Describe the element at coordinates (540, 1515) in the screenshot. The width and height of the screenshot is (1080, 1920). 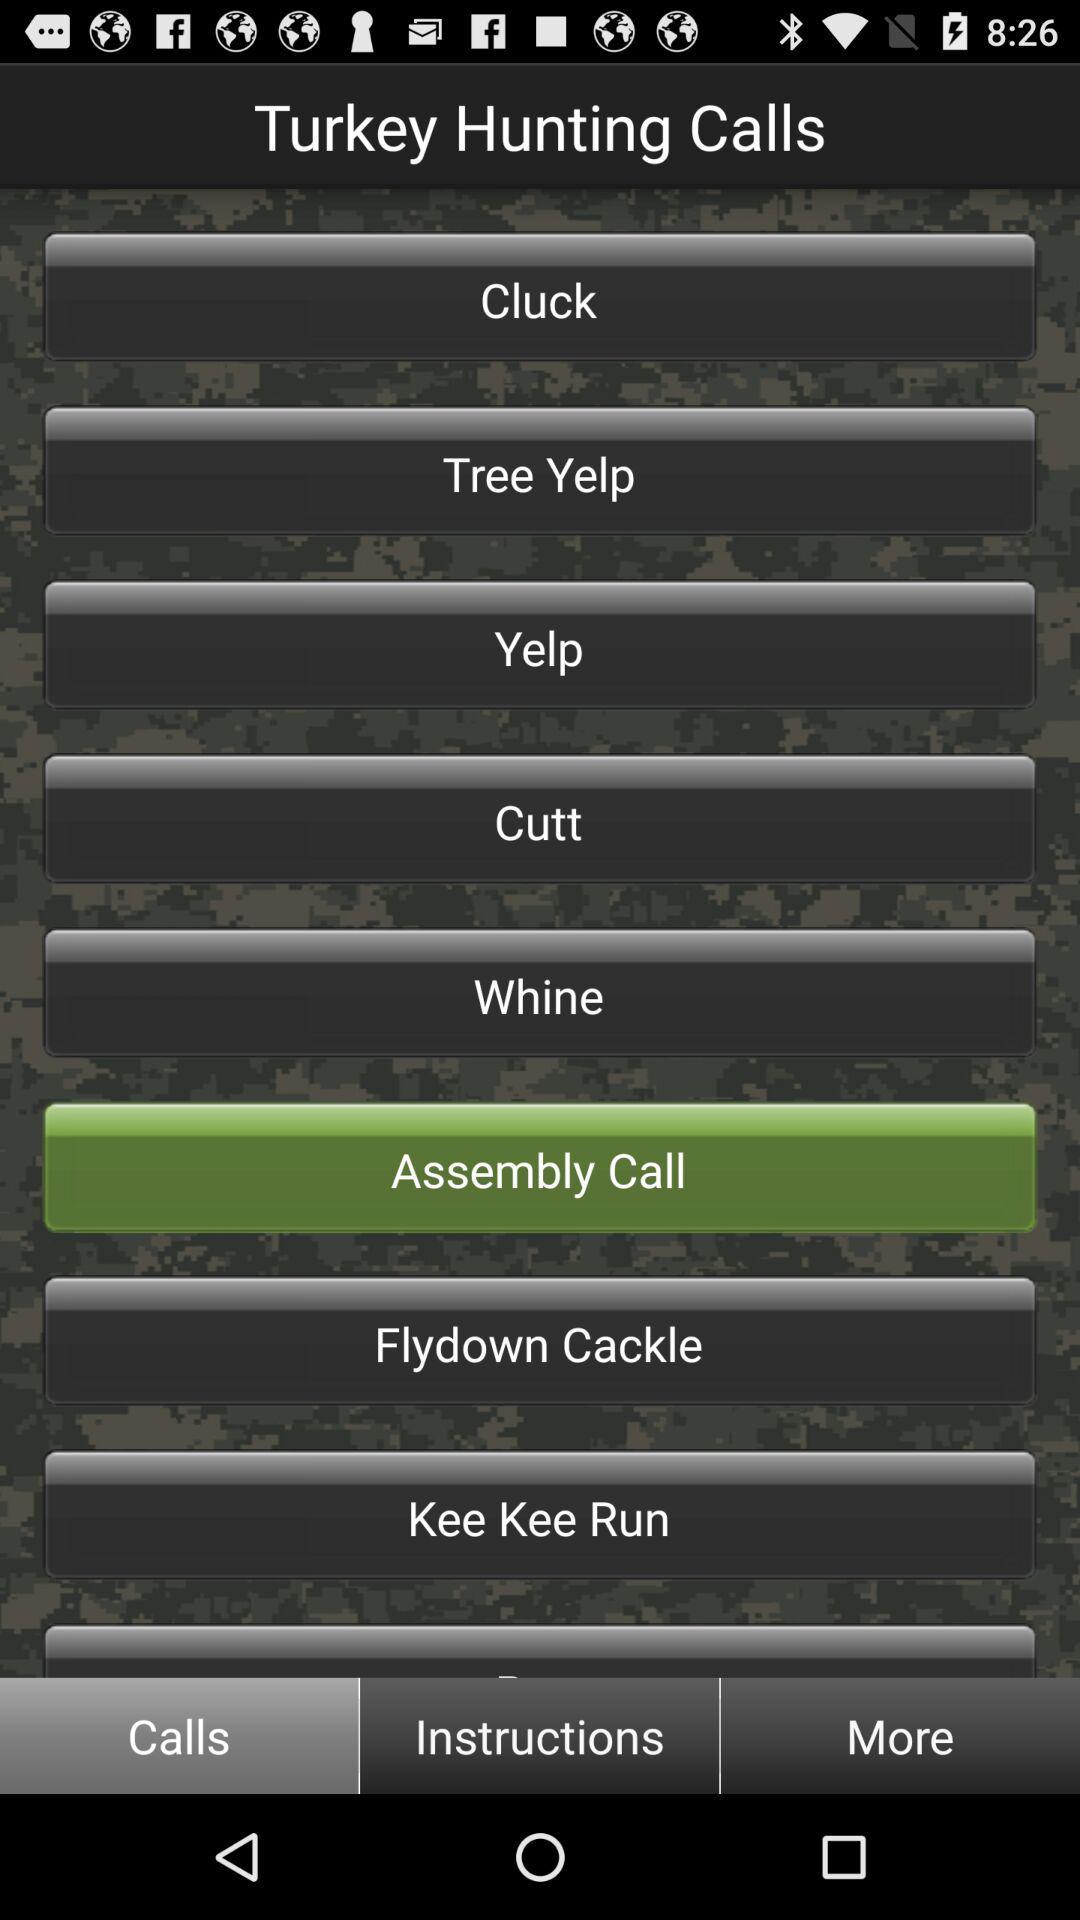
I see `the kee kee run item` at that location.